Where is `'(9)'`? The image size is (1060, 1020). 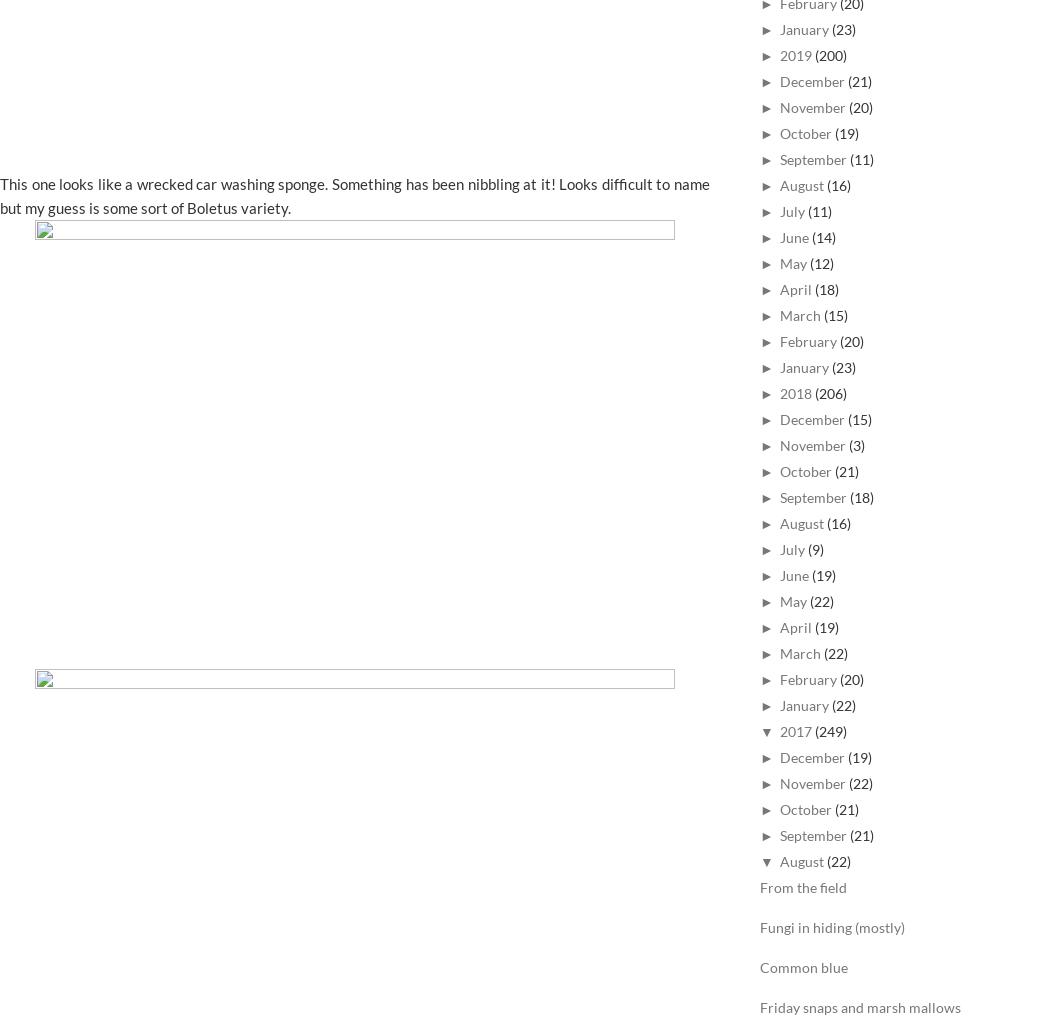
'(9)' is located at coordinates (815, 548).